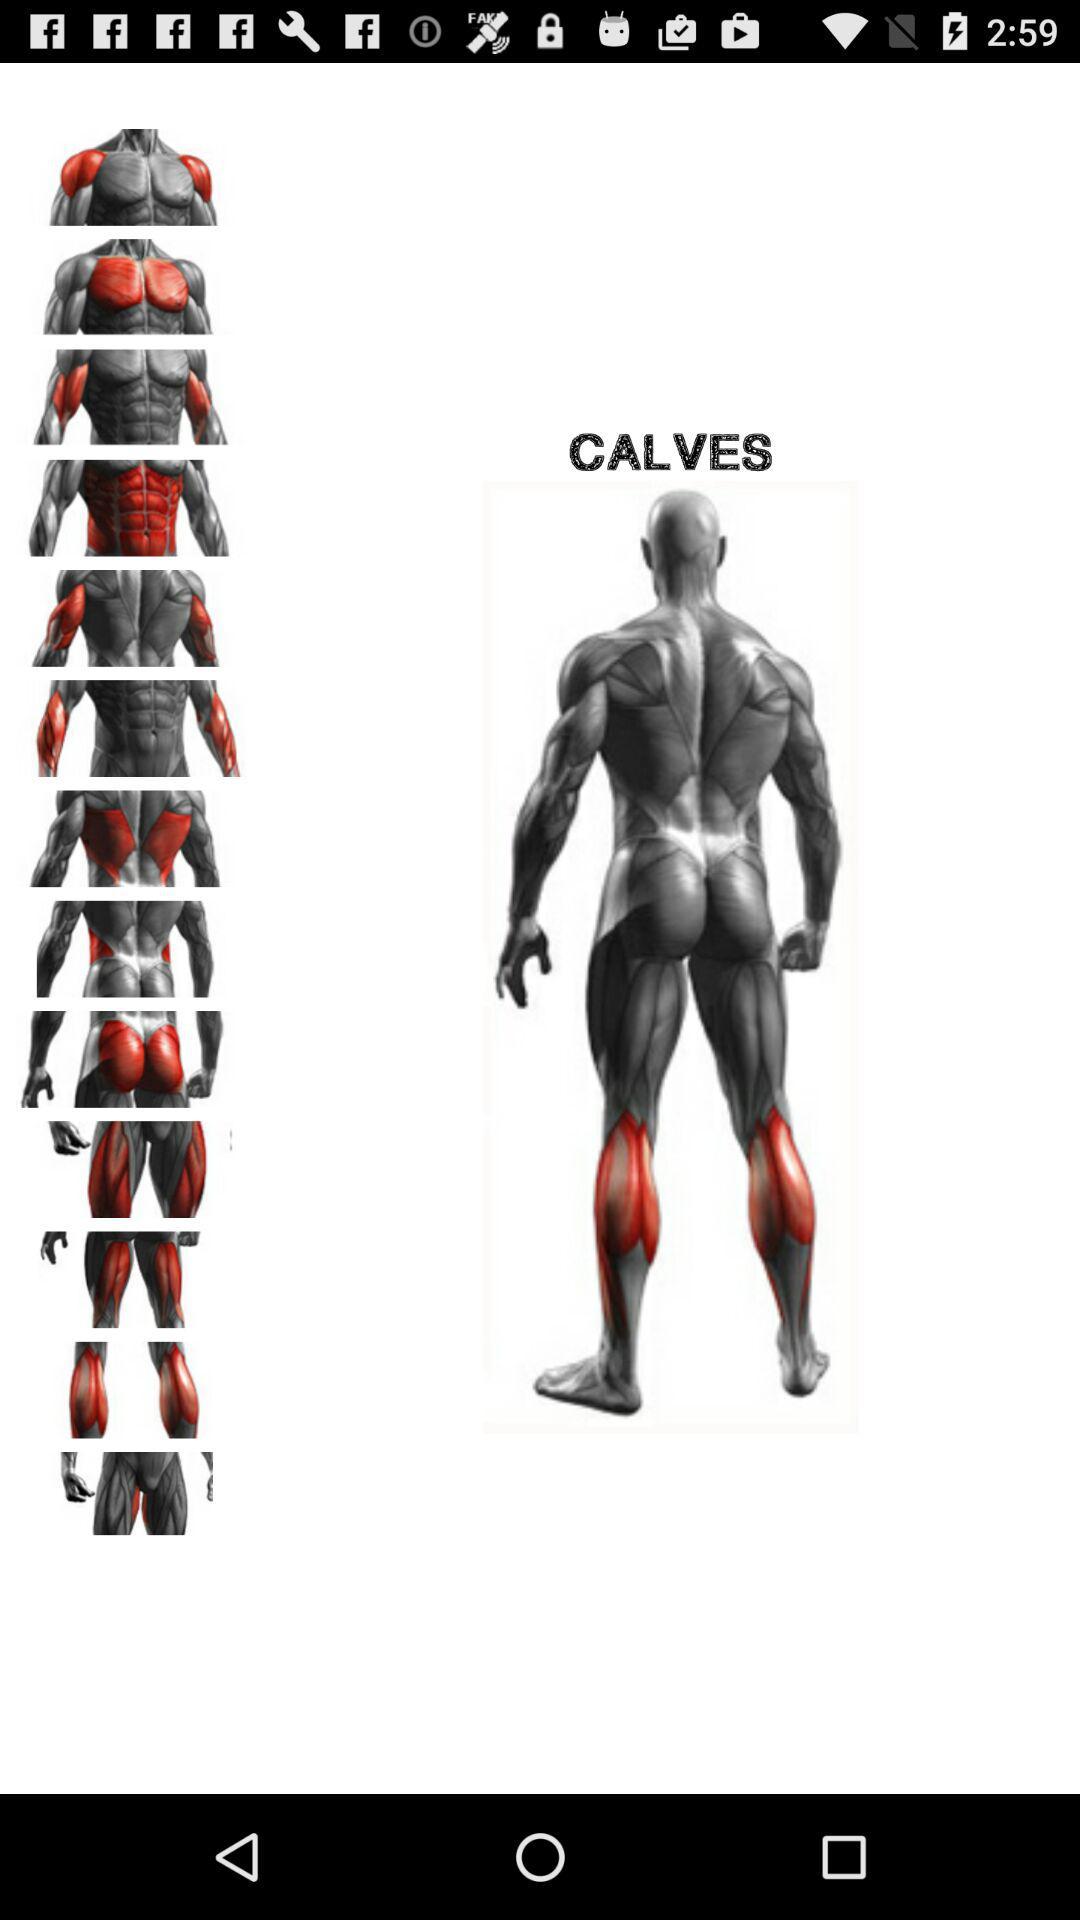  I want to click on work triceps, so click(131, 610).